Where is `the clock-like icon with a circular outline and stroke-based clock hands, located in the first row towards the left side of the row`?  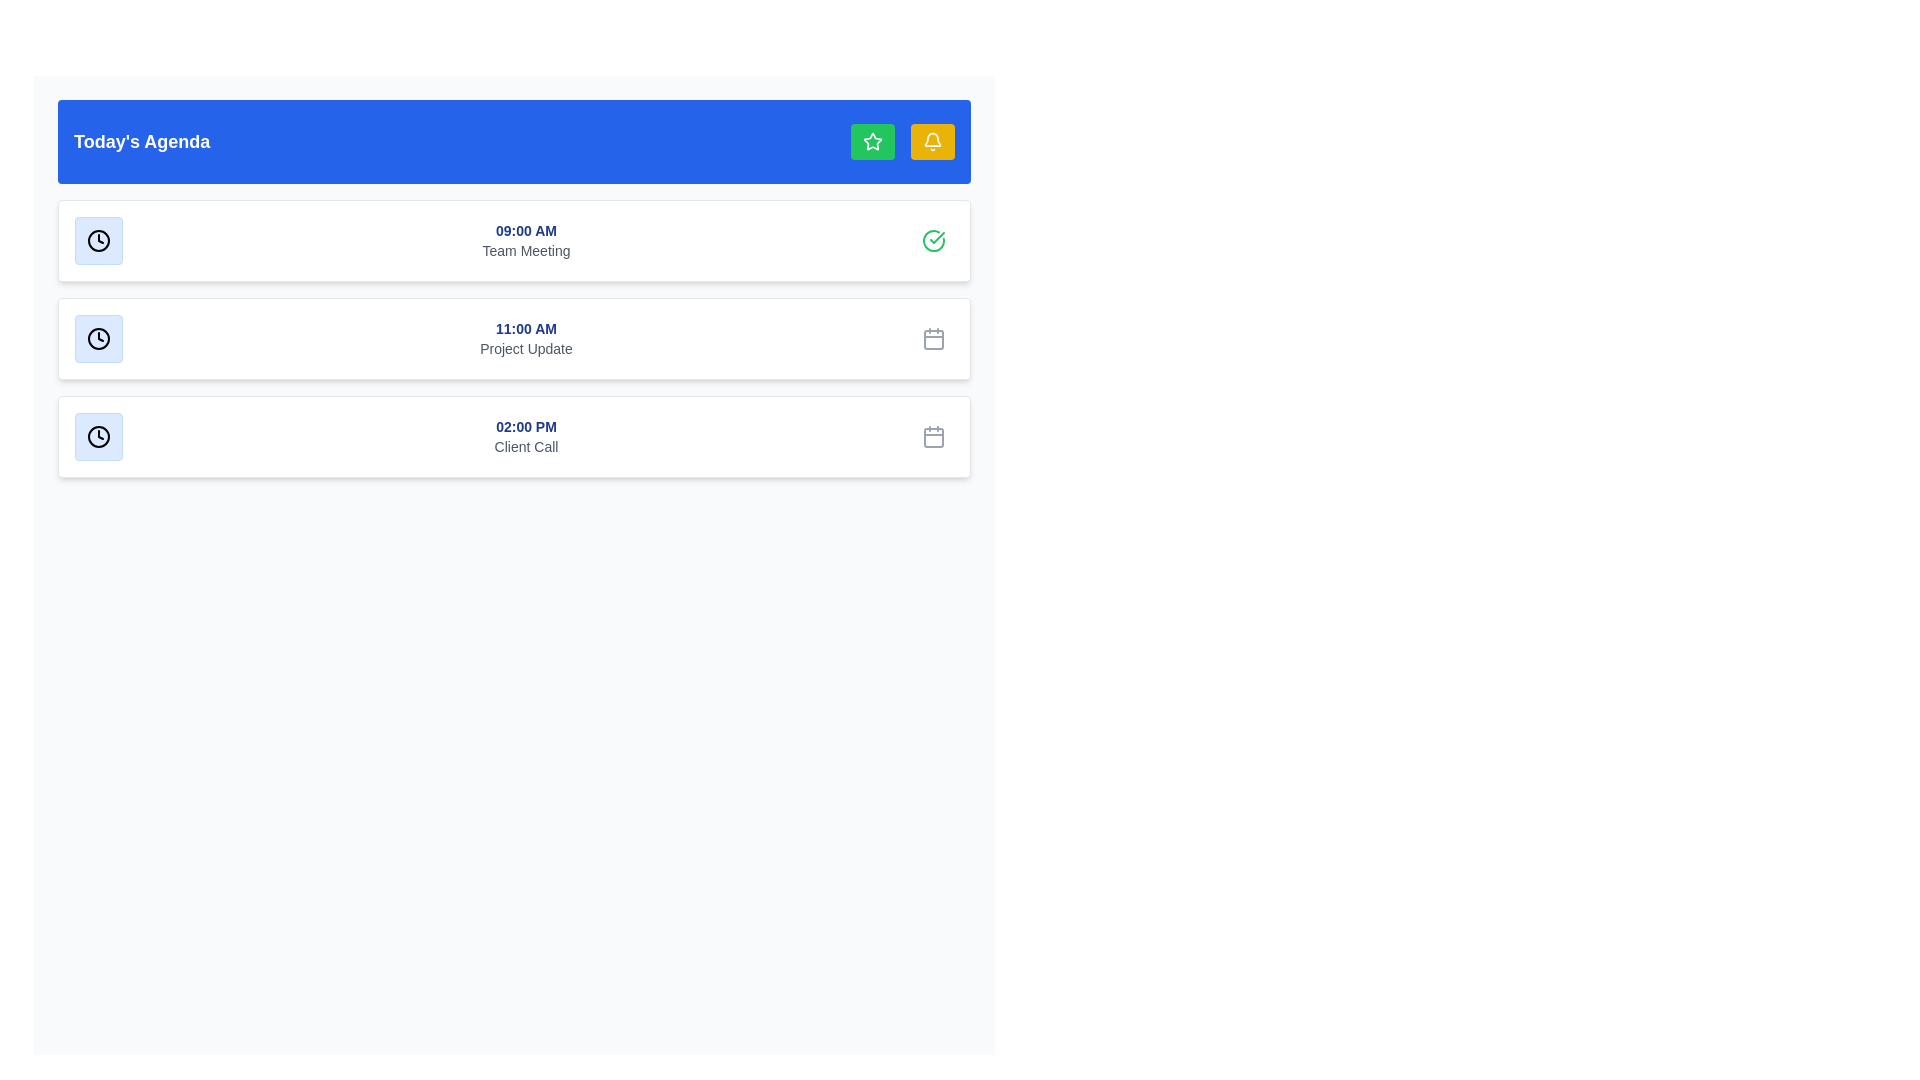
the clock-like icon with a circular outline and stroke-based clock hands, located in the first row towards the left side of the row is located at coordinates (98, 239).